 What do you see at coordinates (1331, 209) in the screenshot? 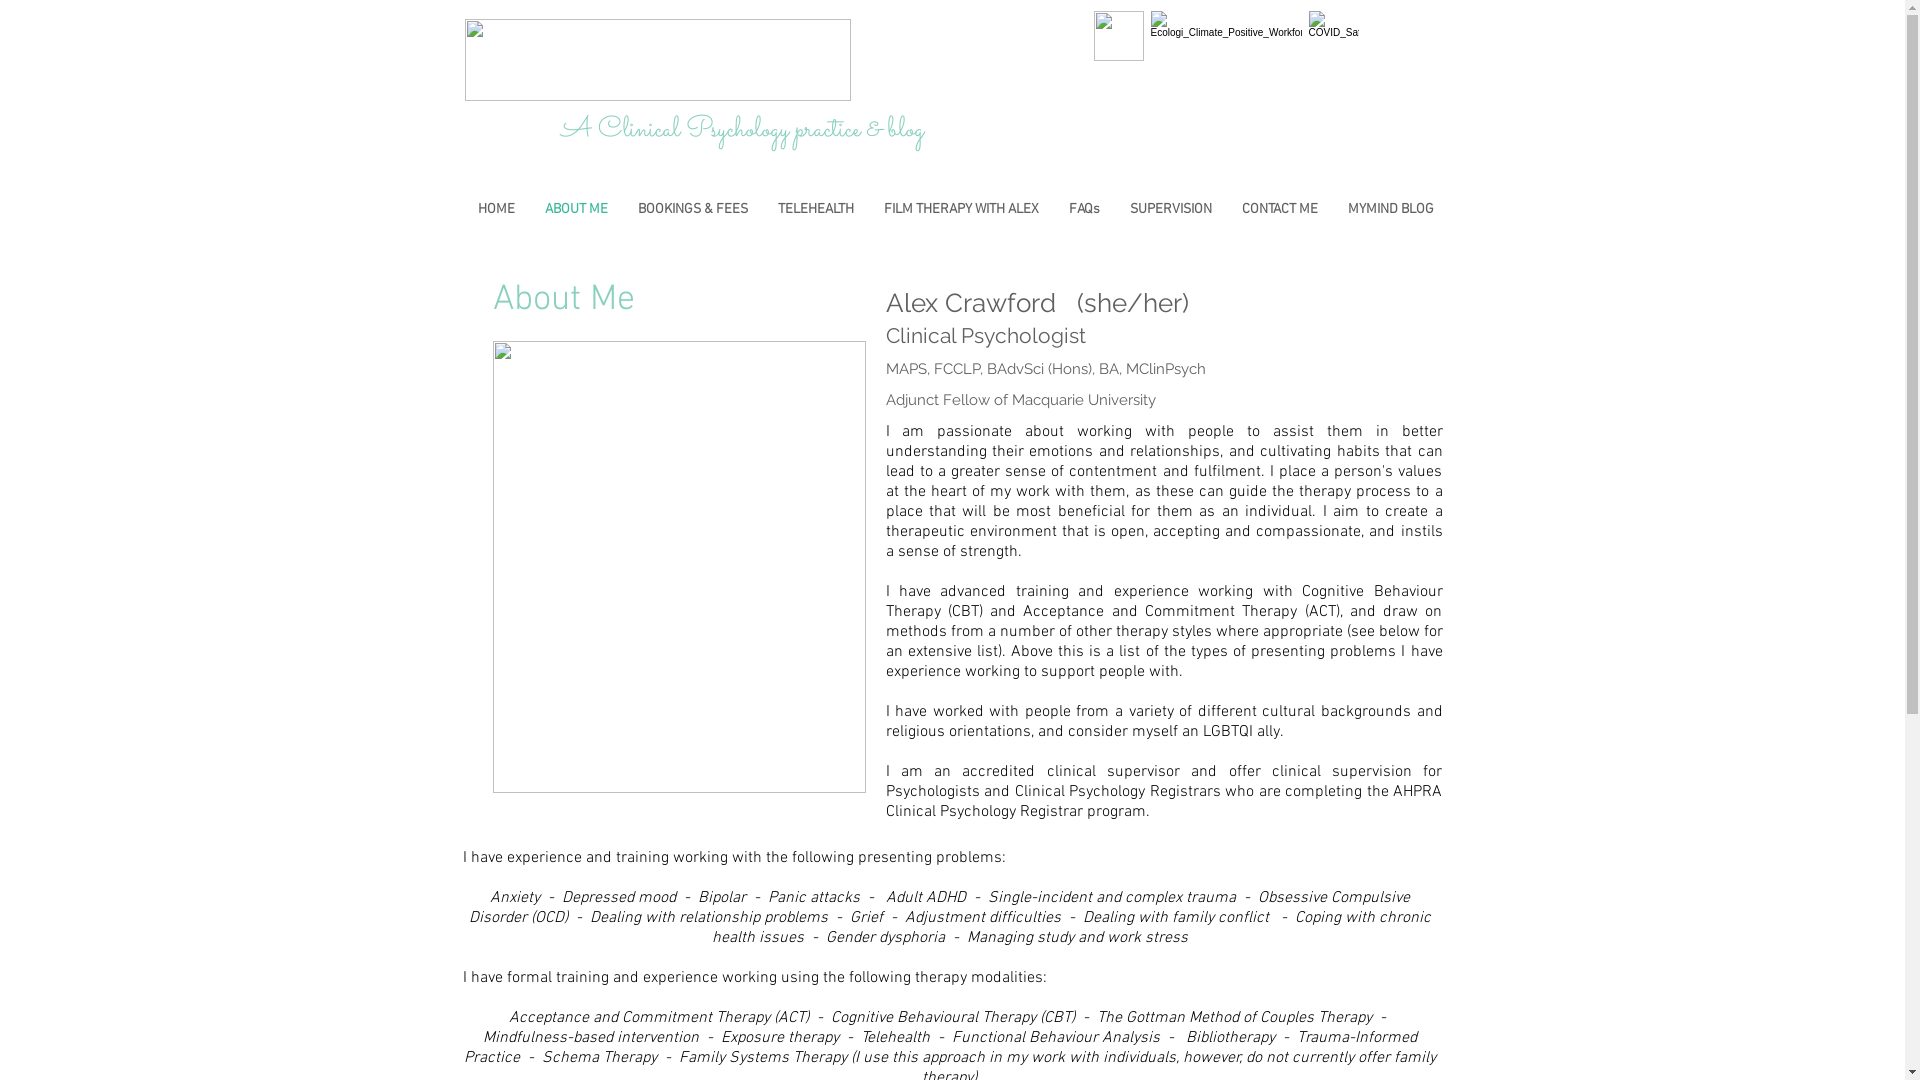
I see `'MYMIND BLOG'` at bounding box center [1331, 209].